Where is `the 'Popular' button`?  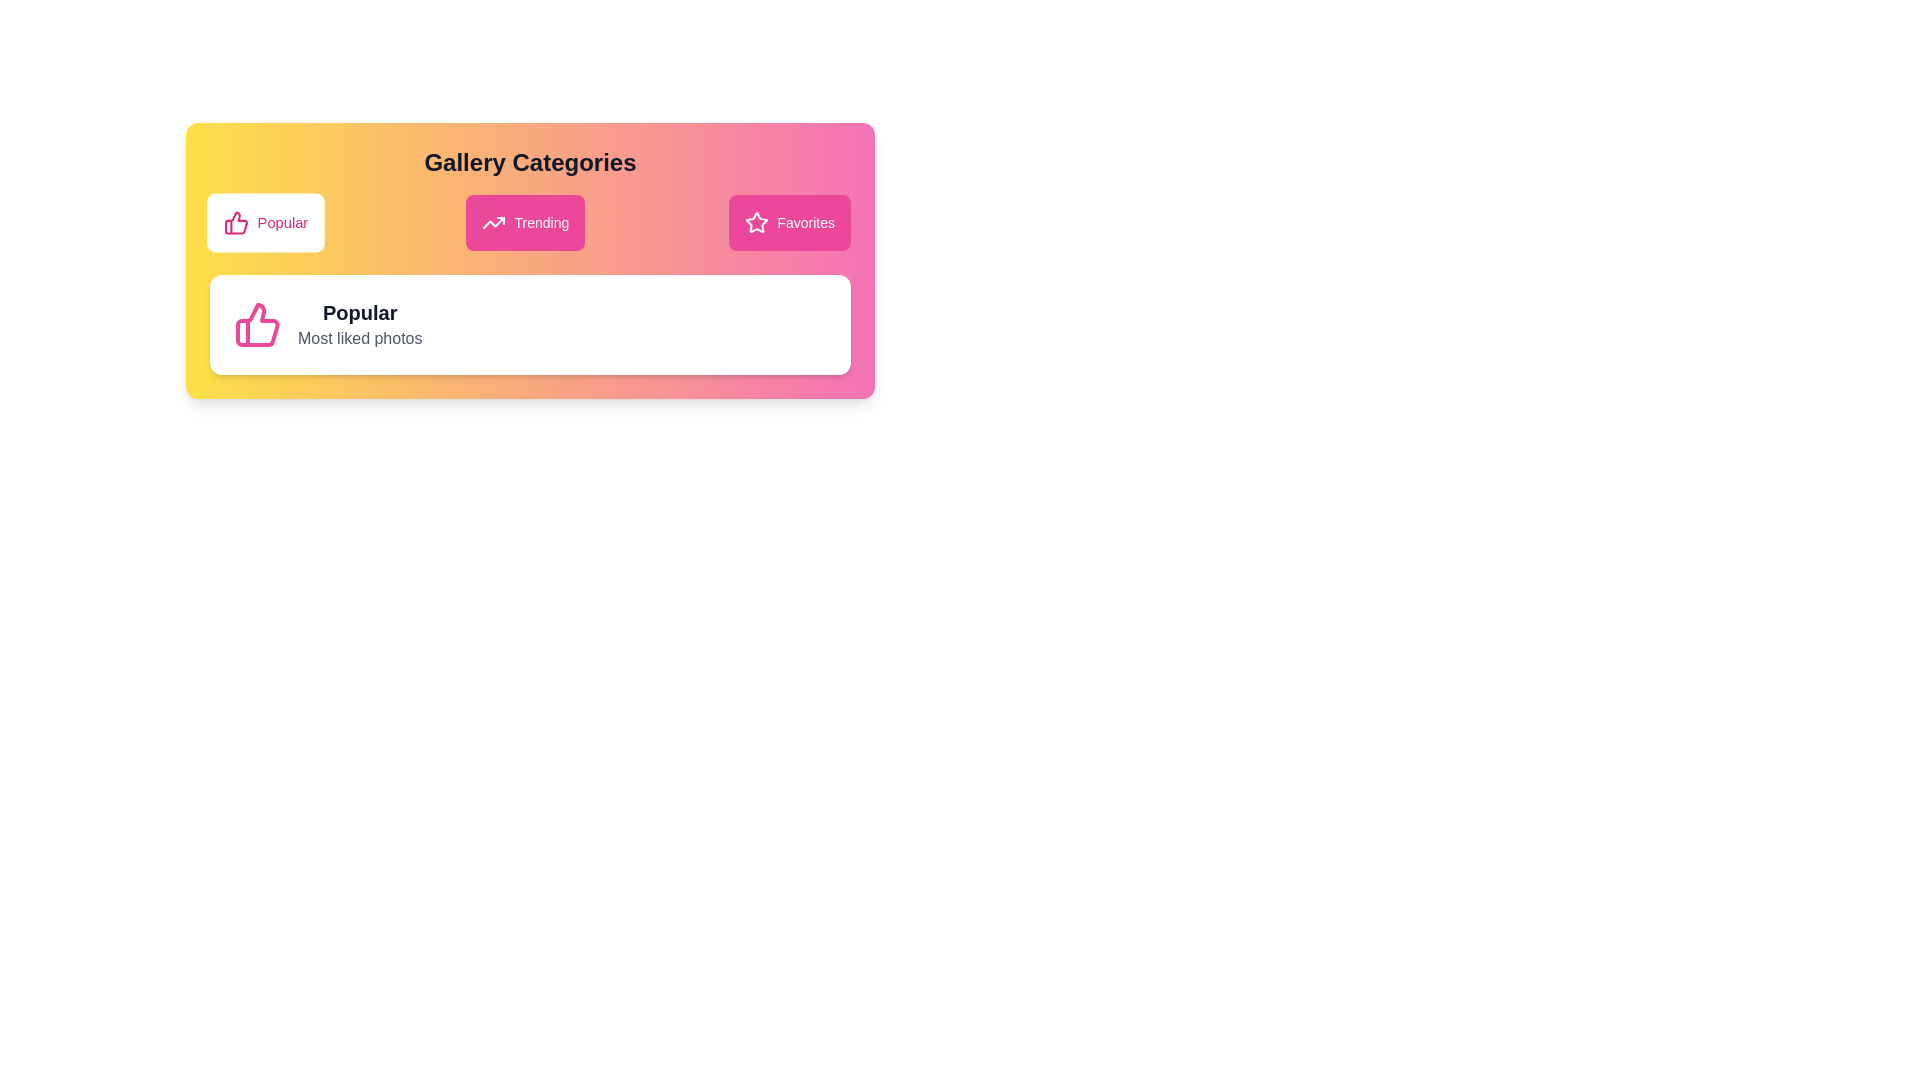 the 'Popular' button is located at coordinates (265, 223).